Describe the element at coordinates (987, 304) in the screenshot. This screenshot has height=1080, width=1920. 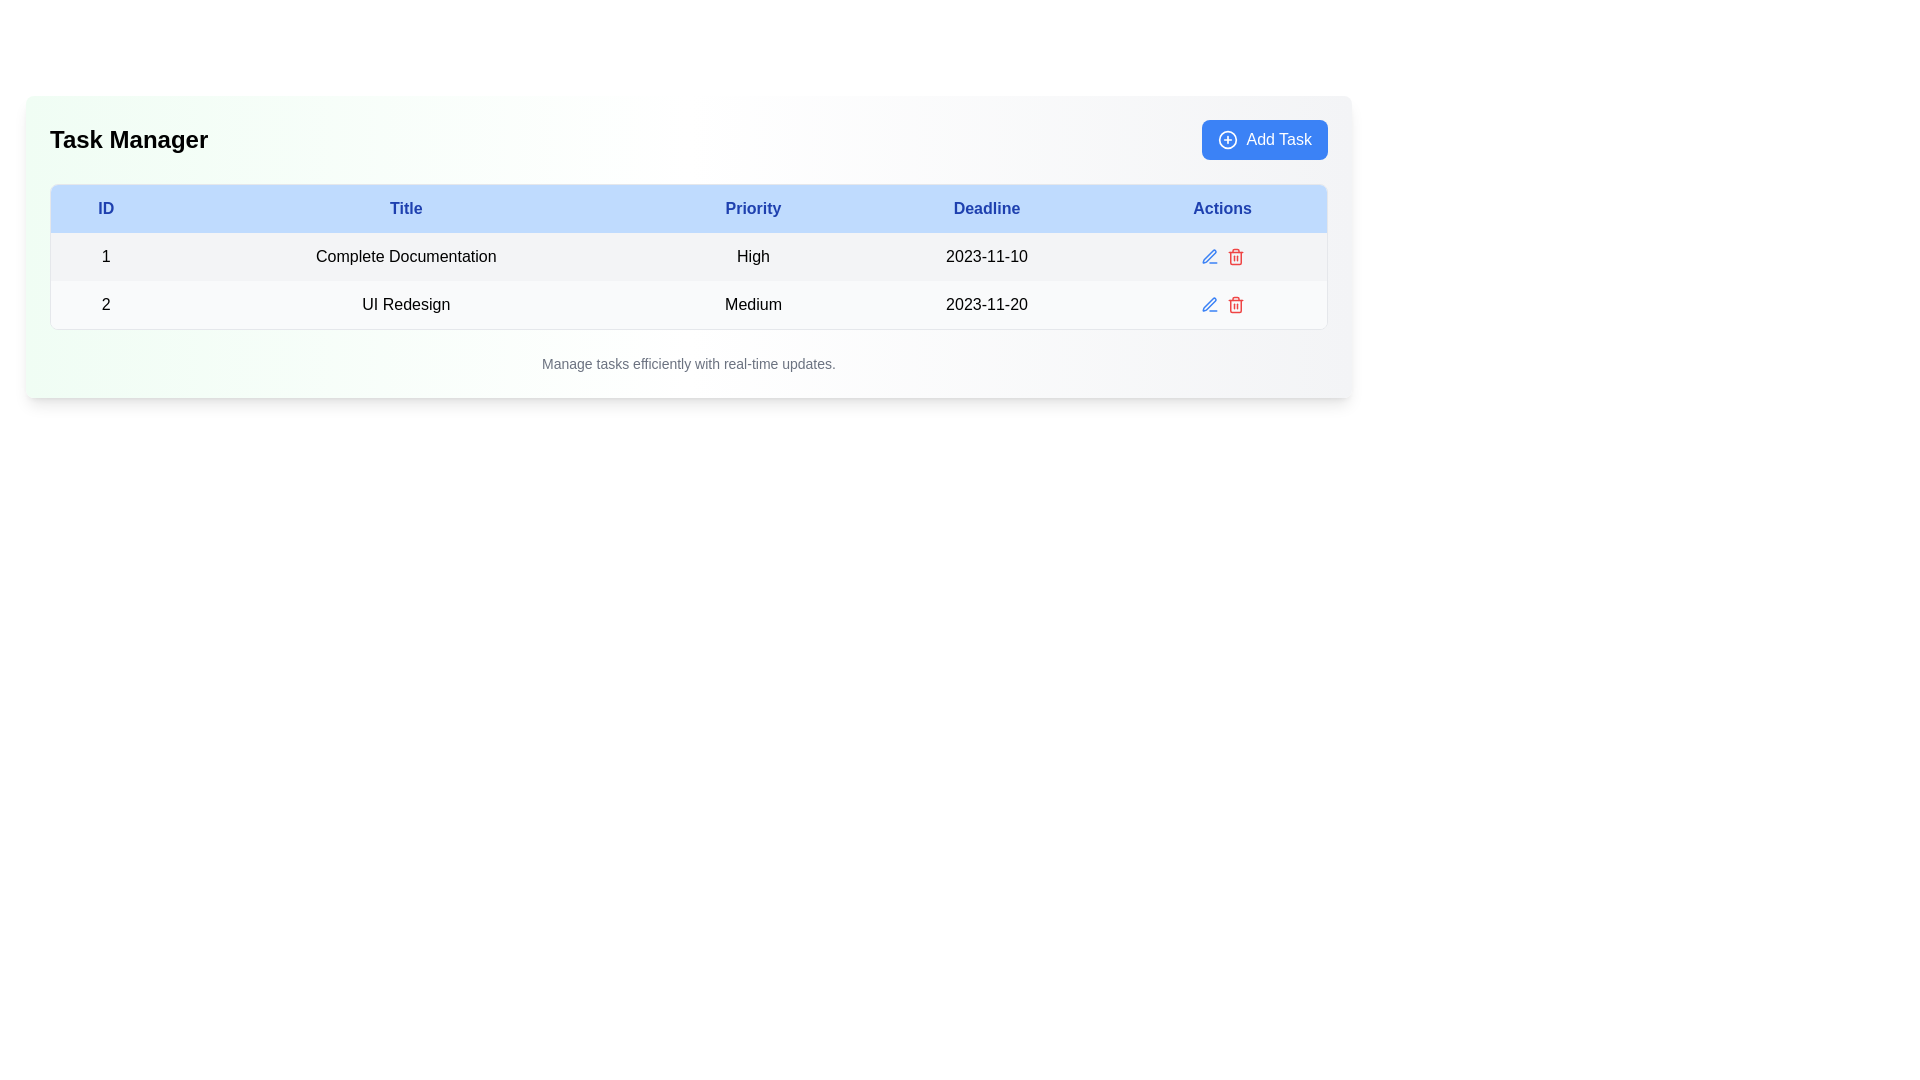
I see `the static text label displaying the date '2023-11-20' in the 'Deadline' column of the table for the task 'UI Redesign'` at that location.